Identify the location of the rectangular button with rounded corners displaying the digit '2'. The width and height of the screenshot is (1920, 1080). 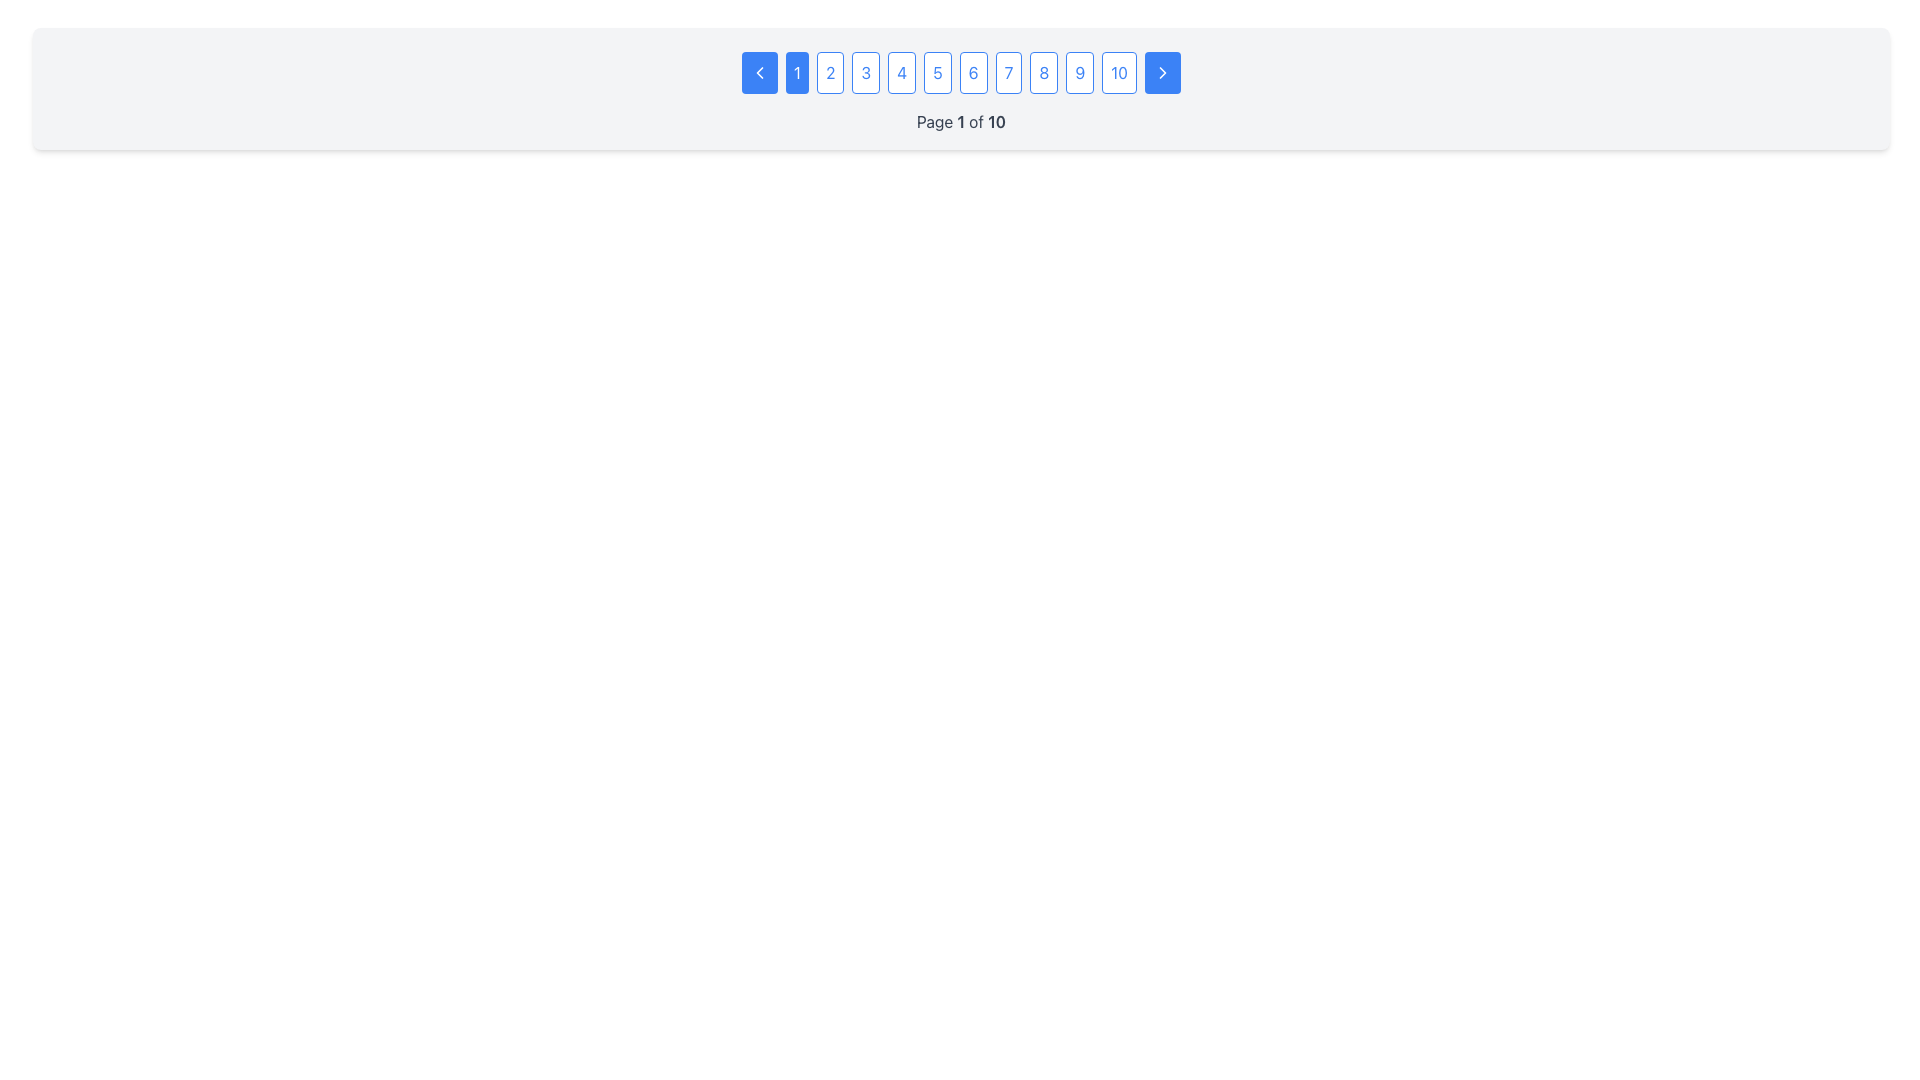
(830, 72).